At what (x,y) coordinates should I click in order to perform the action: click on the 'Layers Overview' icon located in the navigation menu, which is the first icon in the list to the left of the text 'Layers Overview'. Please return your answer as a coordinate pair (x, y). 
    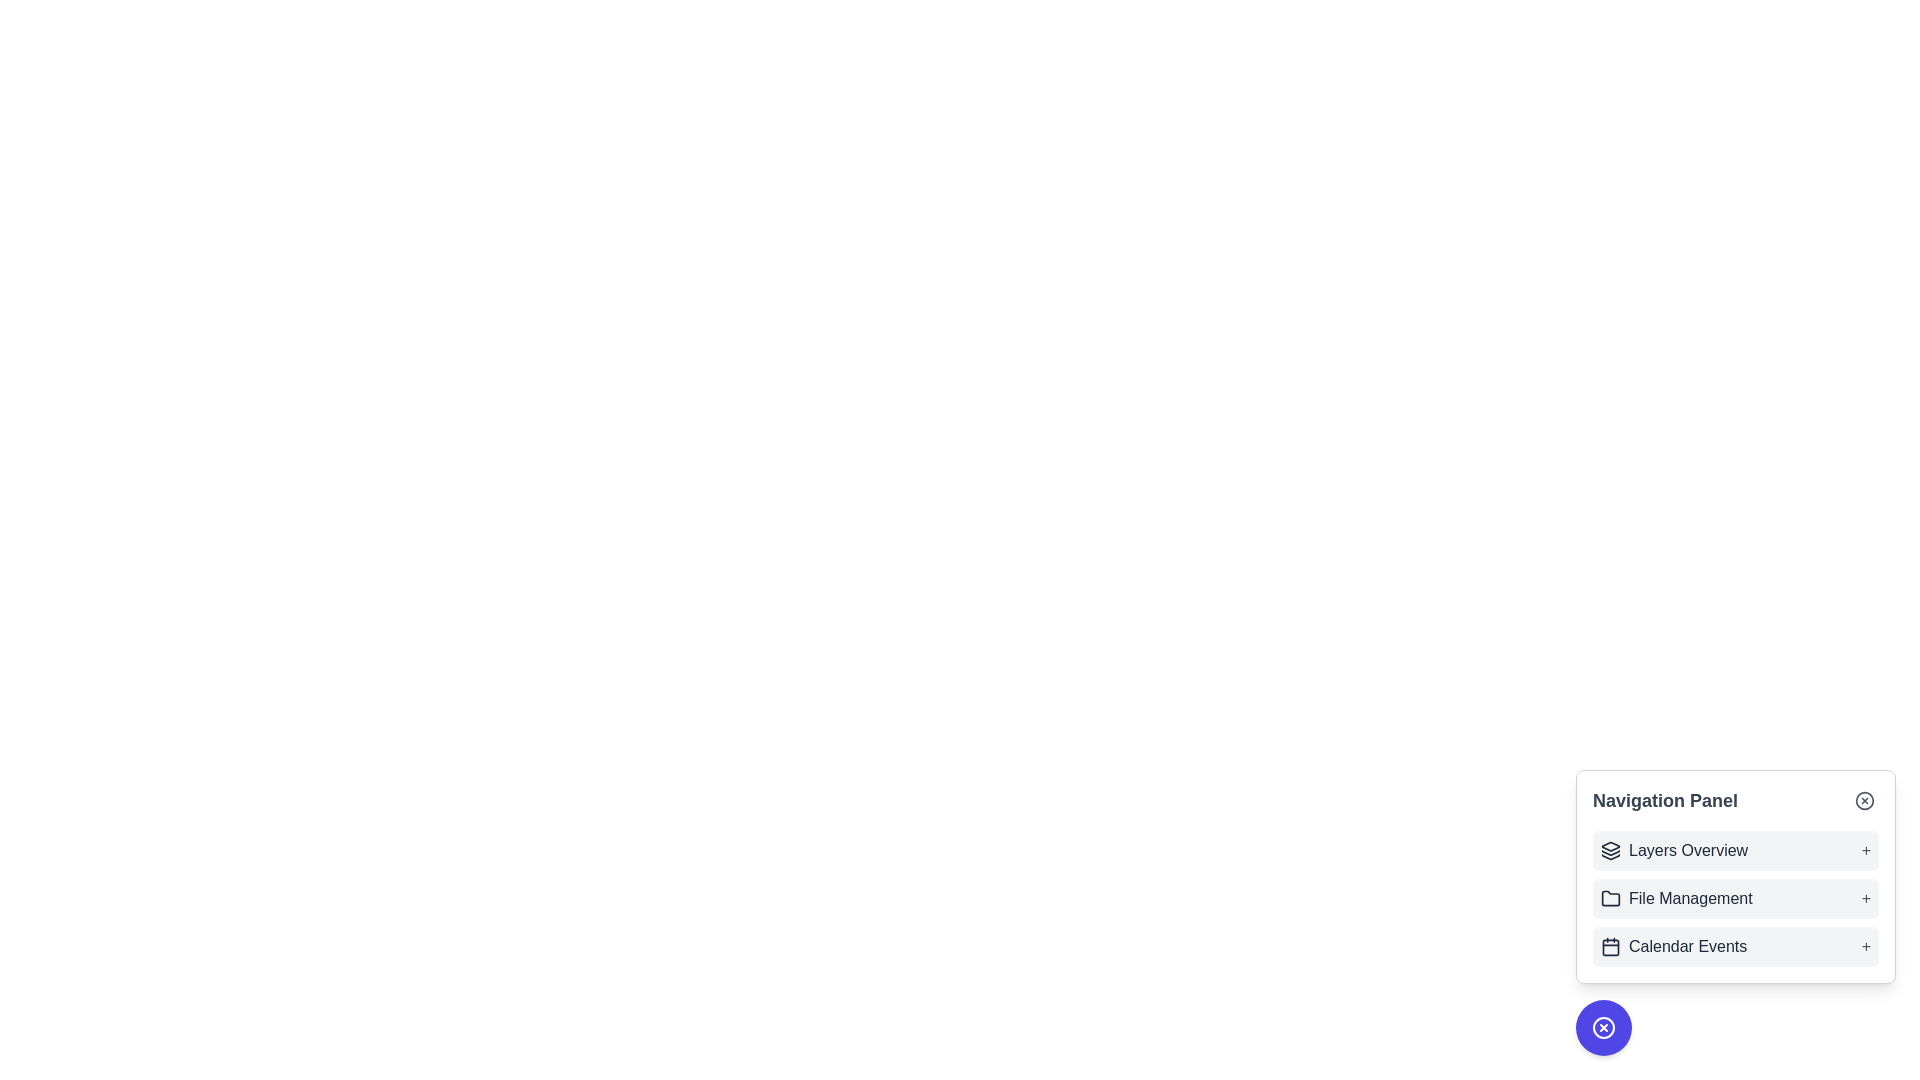
    Looking at the image, I should click on (1611, 851).